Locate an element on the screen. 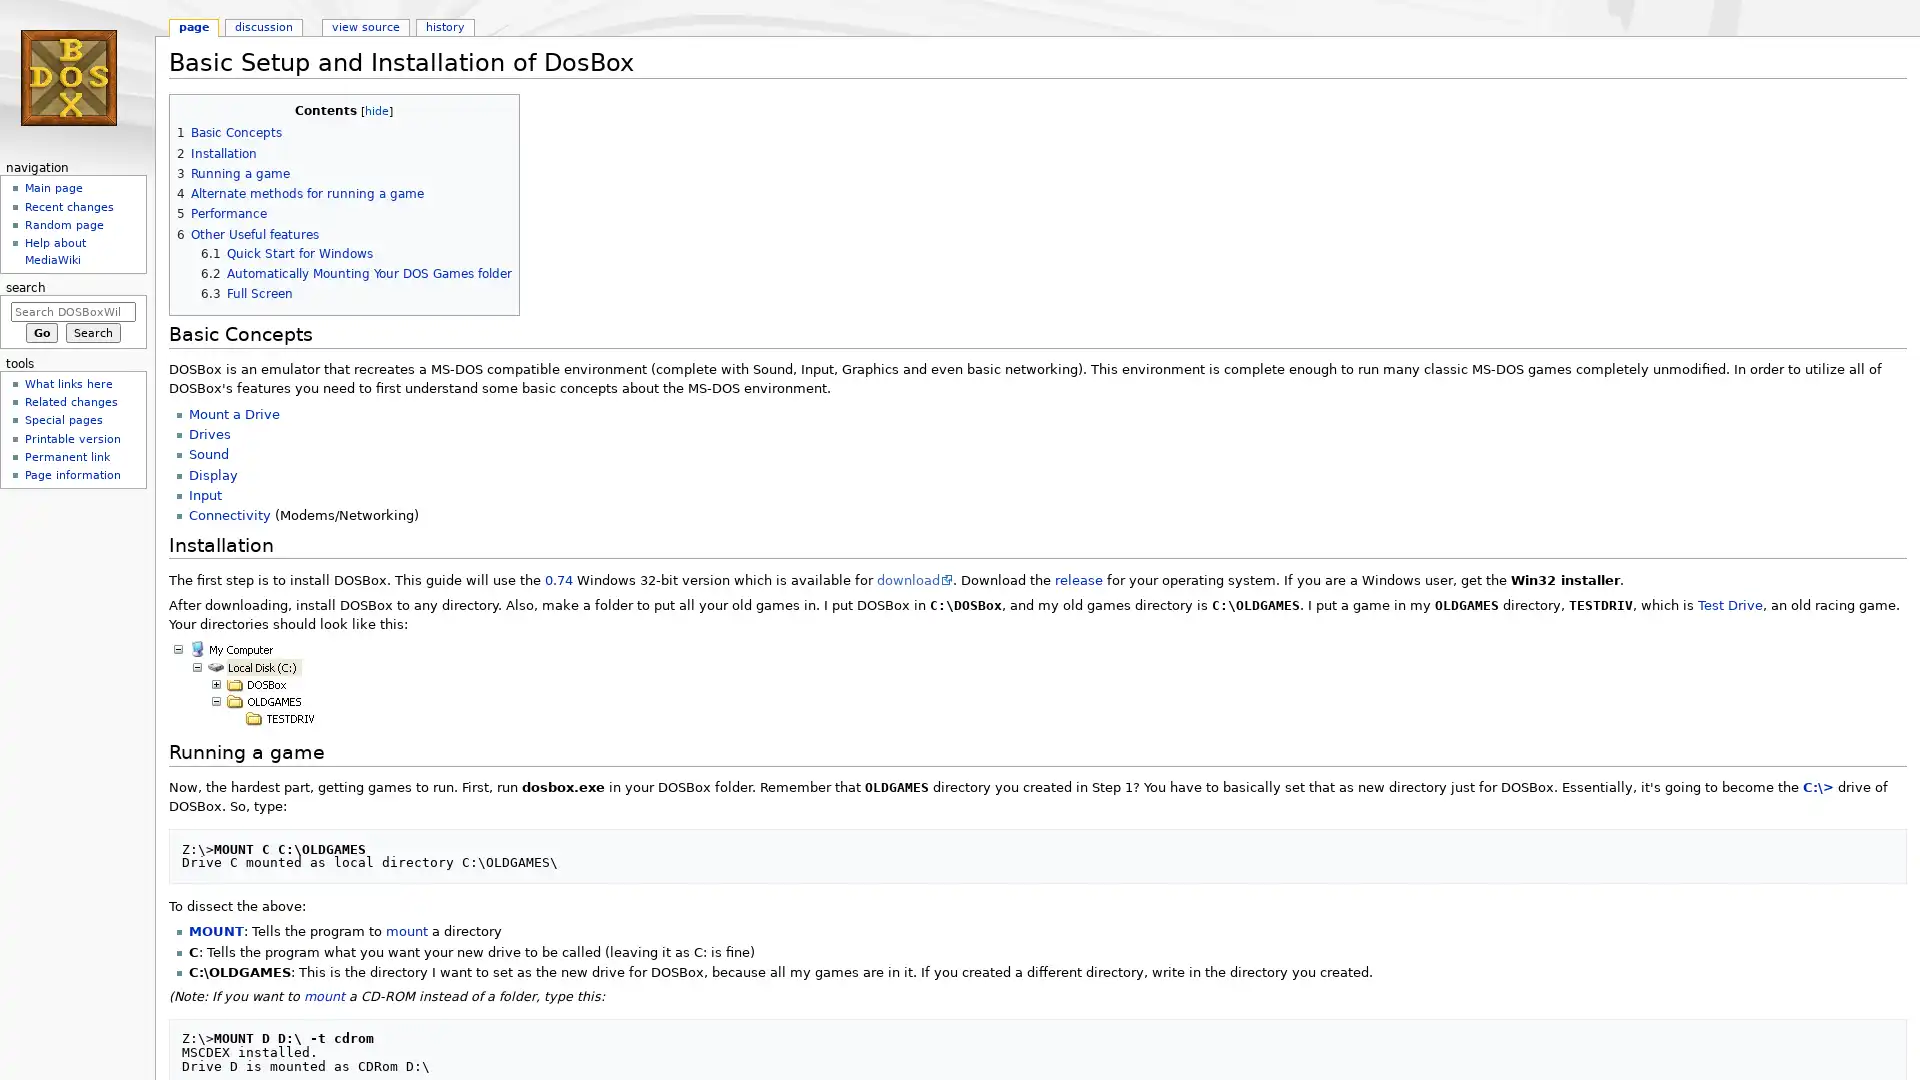  Search is located at coordinates (92, 331).